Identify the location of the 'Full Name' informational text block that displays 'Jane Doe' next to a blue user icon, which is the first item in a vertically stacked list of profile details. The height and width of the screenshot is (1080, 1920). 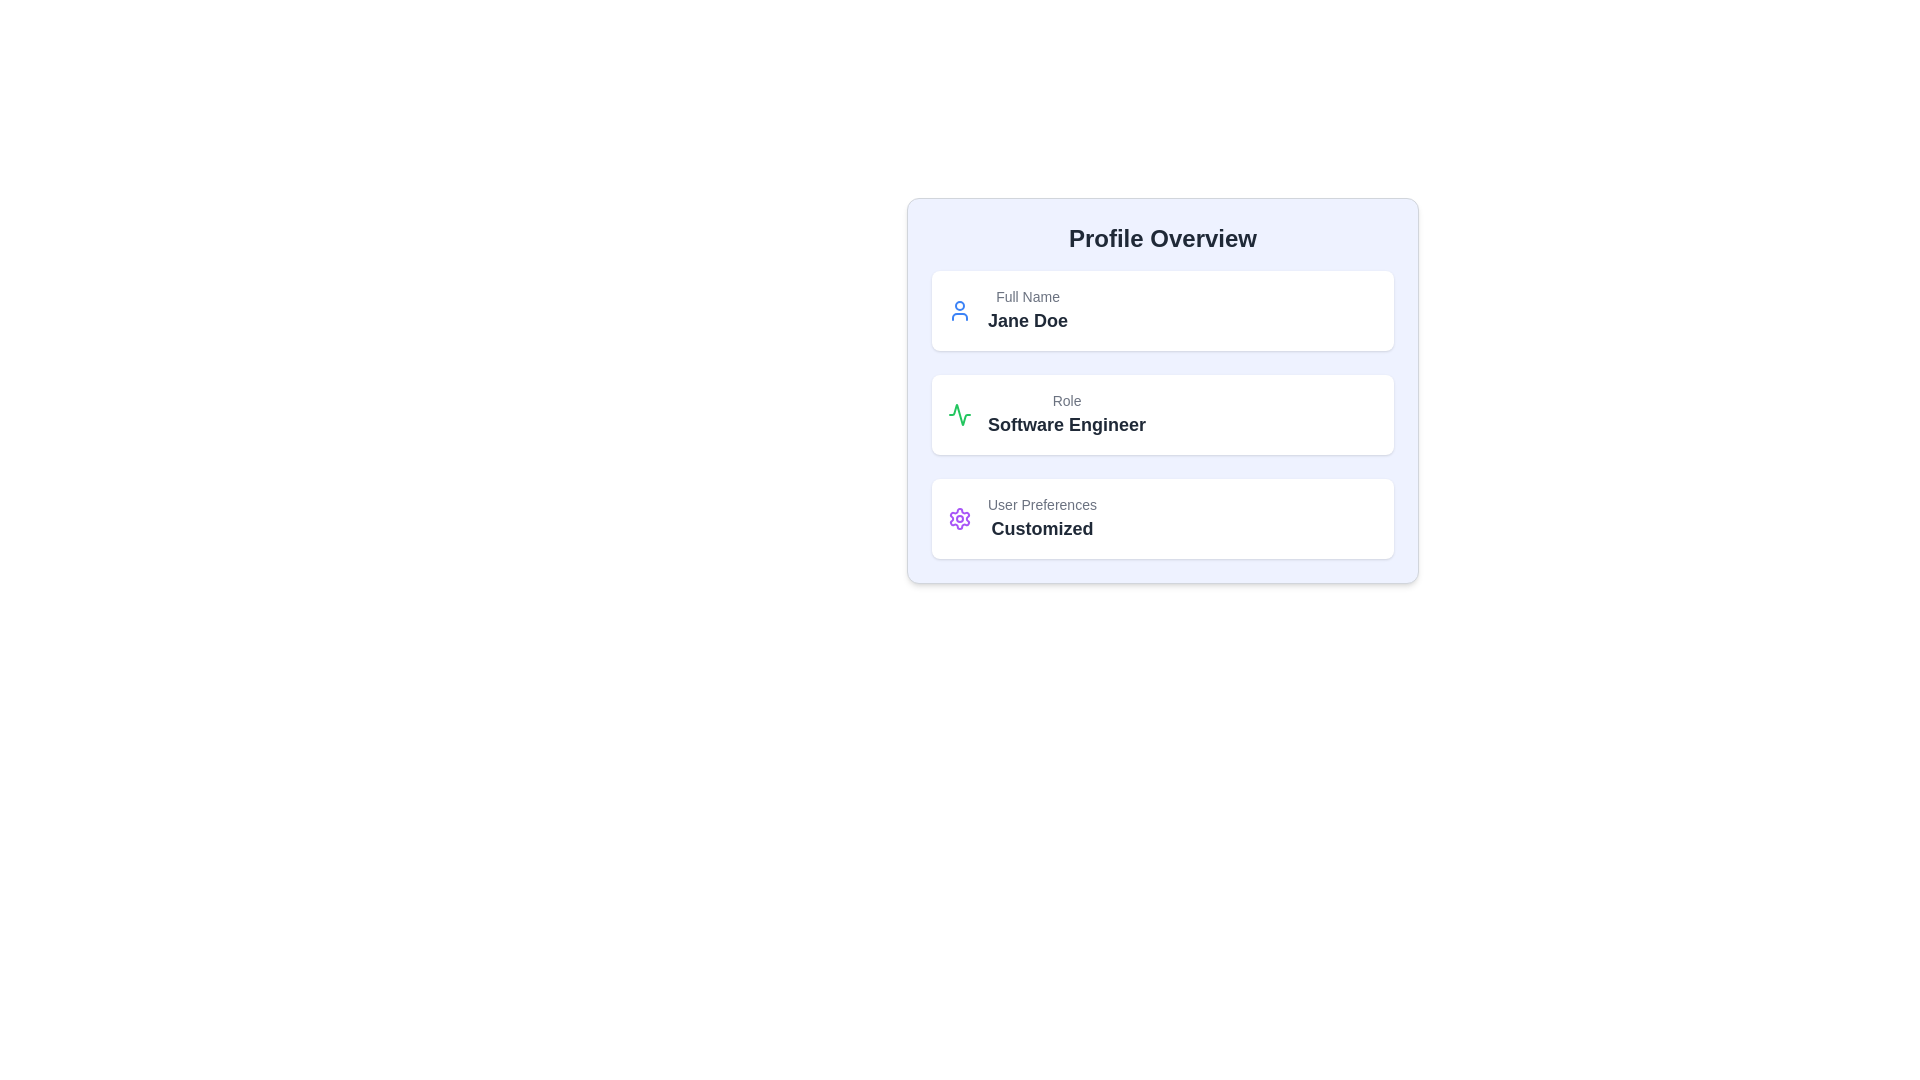
(1008, 311).